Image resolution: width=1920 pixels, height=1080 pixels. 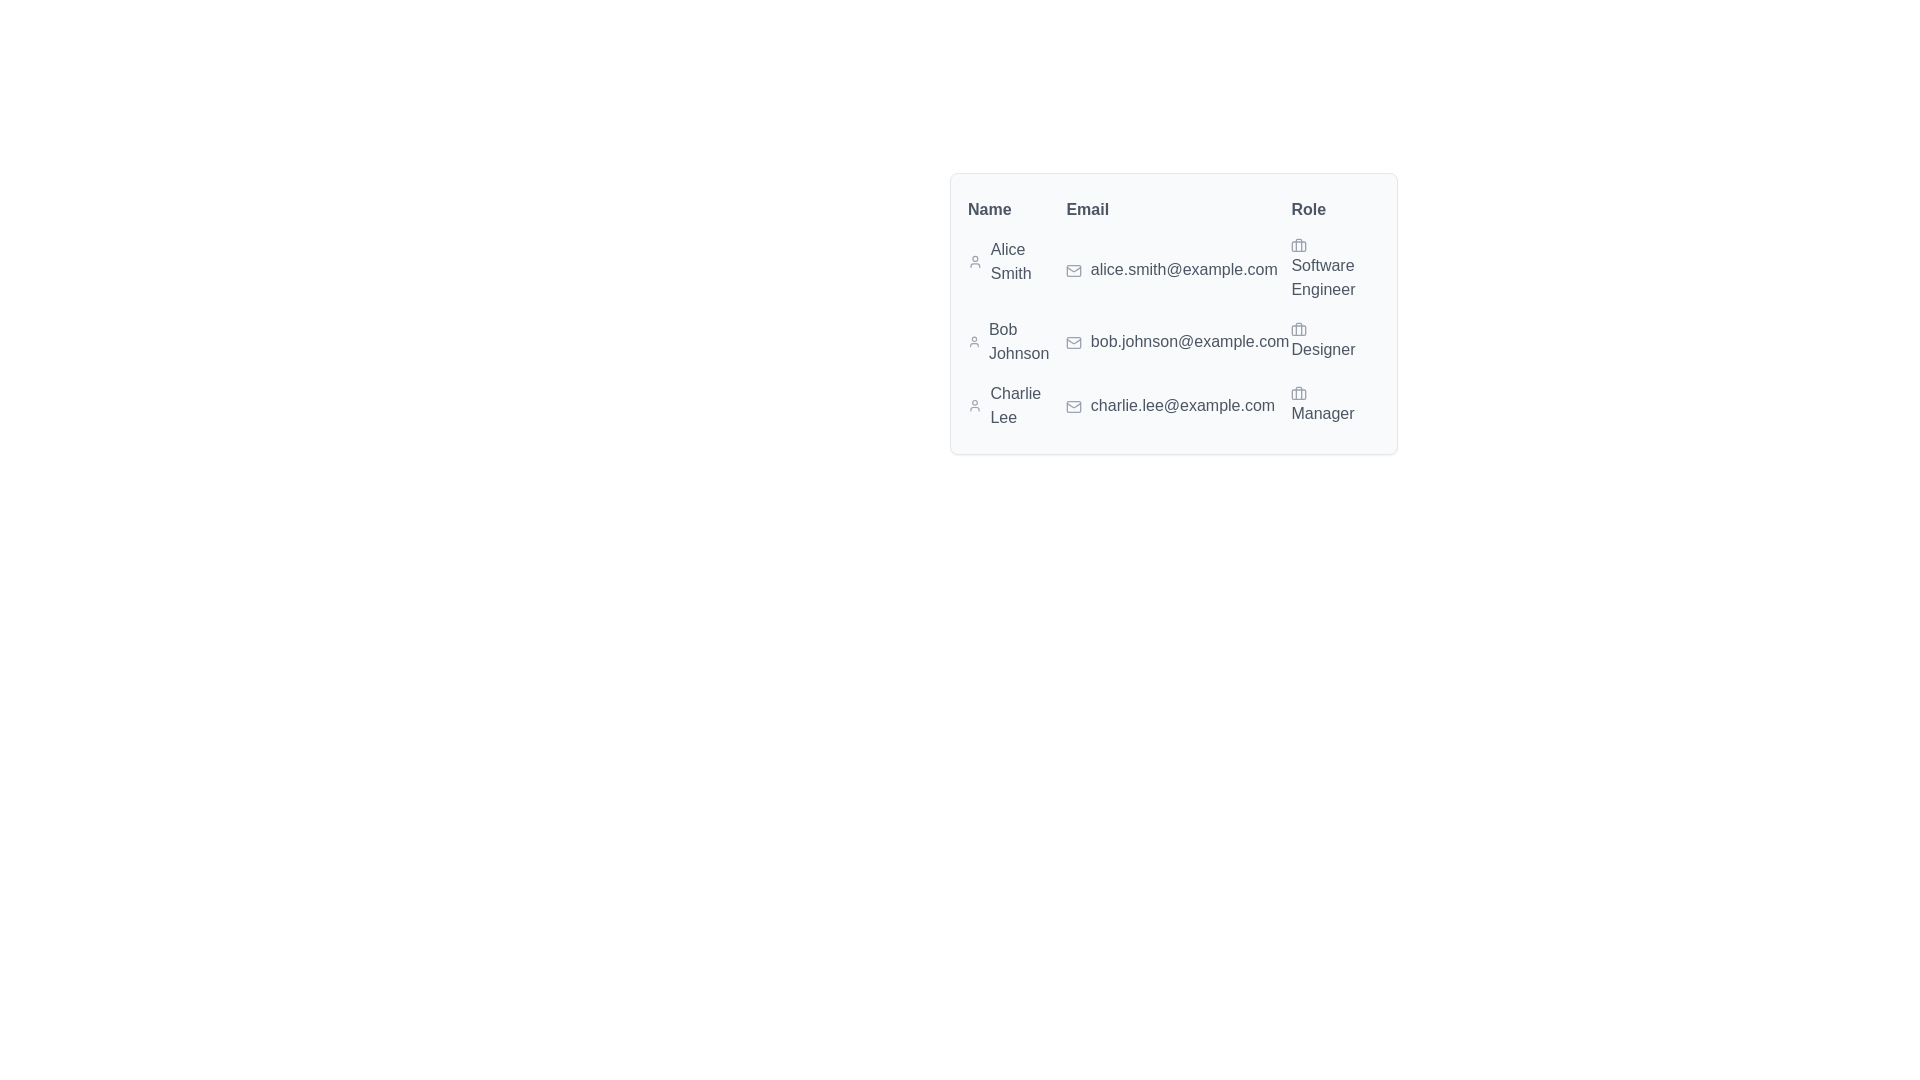 What do you see at coordinates (975, 261) in the screenshot?
I see `the small user icon, represented as a circular head over a torso, located to the immediate left of the text 'Alice Smith'` at bounding box center [975, 261].